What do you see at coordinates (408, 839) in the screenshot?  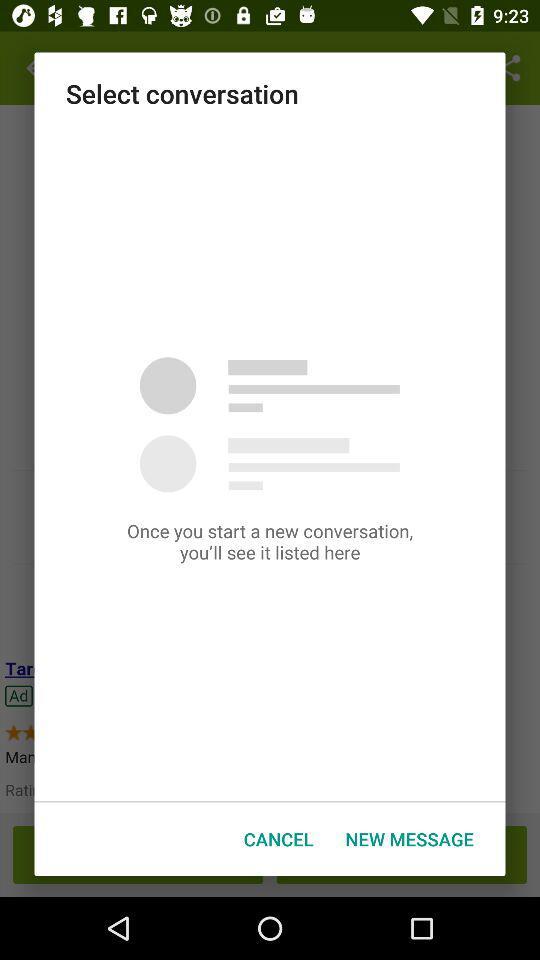 I see `the item at the bottom right corner` at bounding box center [408, 839].